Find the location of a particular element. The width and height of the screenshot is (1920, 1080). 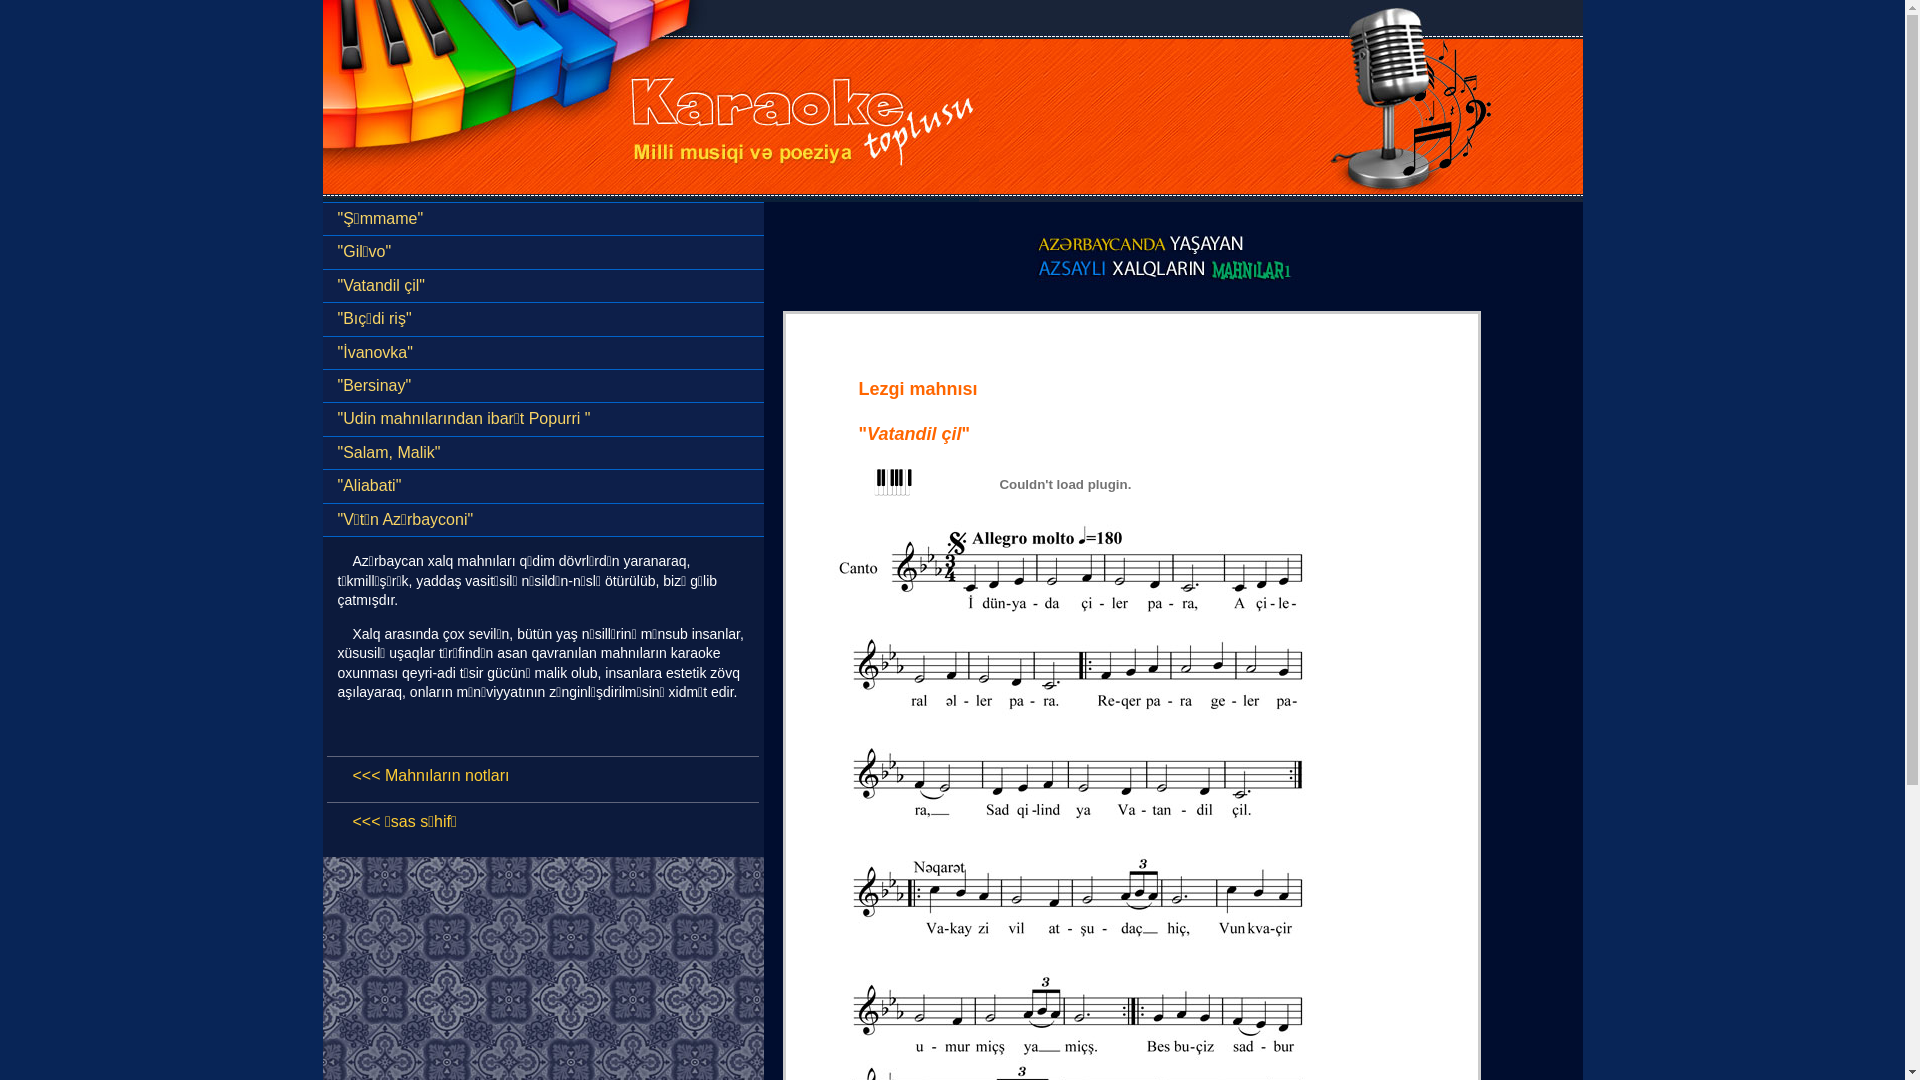

'"Bersinay"' is located at coordinates (321, 385).